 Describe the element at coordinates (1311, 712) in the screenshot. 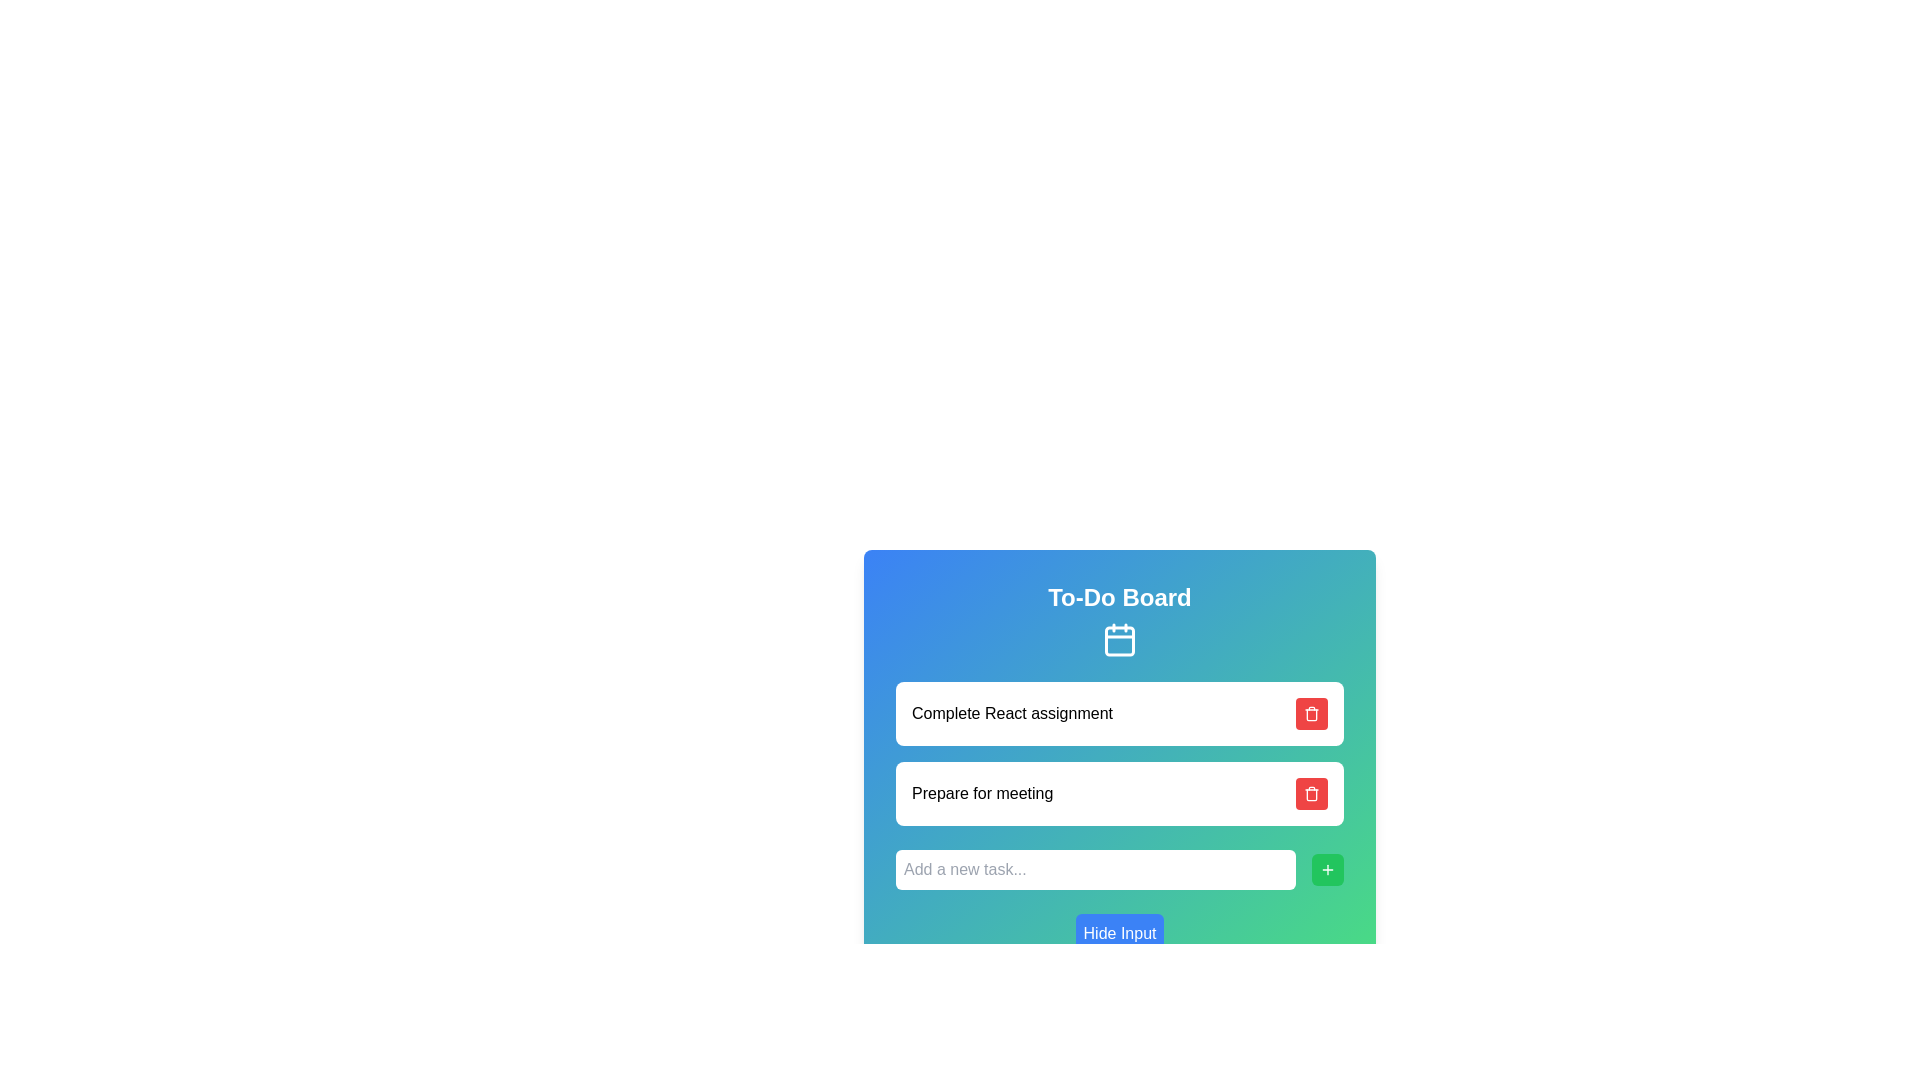

I see `the delete button for the task titled 'Complete React assignment' to observe its hover effects` at that location.